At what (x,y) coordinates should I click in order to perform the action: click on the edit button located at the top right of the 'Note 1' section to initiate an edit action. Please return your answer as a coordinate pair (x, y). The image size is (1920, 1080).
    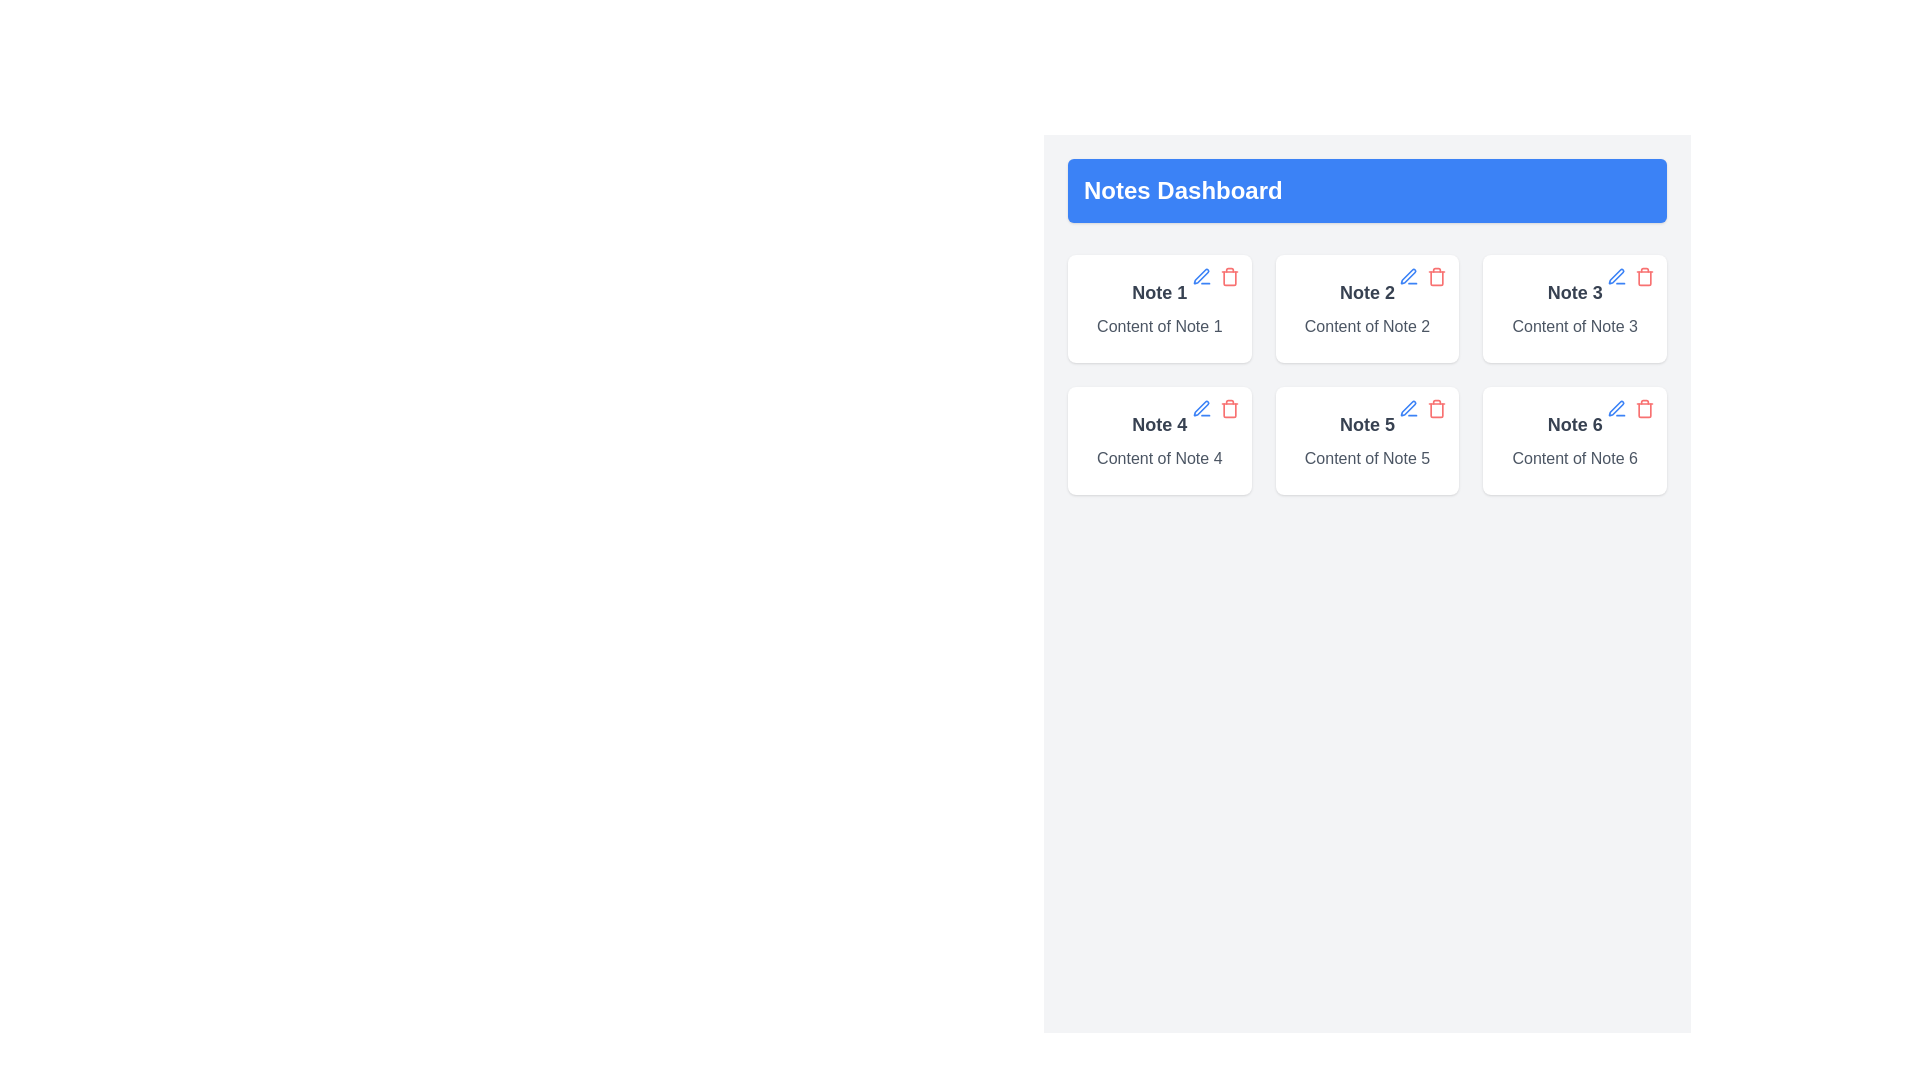
    Looking at the image, I should click on (1200, 277).